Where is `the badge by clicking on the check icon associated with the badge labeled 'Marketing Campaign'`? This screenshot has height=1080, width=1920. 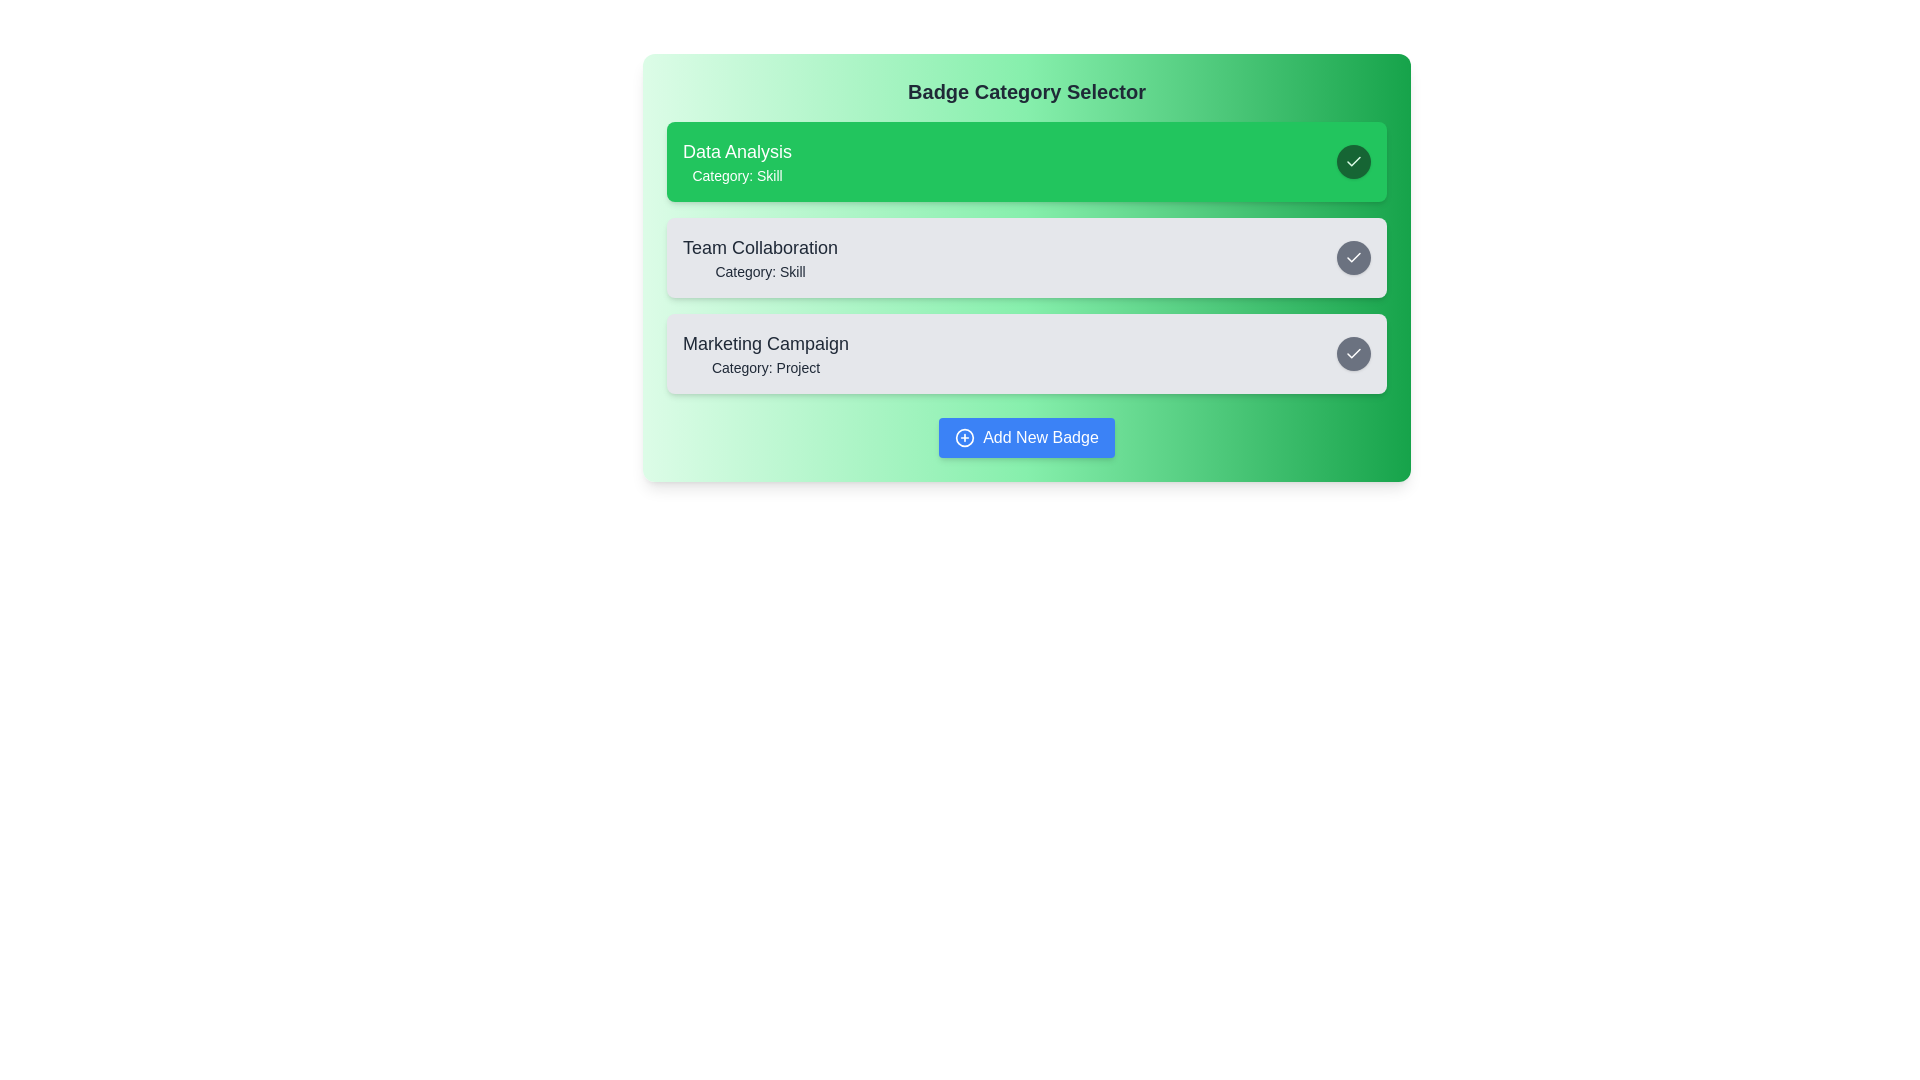 the badge by clicking on the check icon associated with the badge labeled 'Marketing Campaign' is located at coordinates (1353, 353).